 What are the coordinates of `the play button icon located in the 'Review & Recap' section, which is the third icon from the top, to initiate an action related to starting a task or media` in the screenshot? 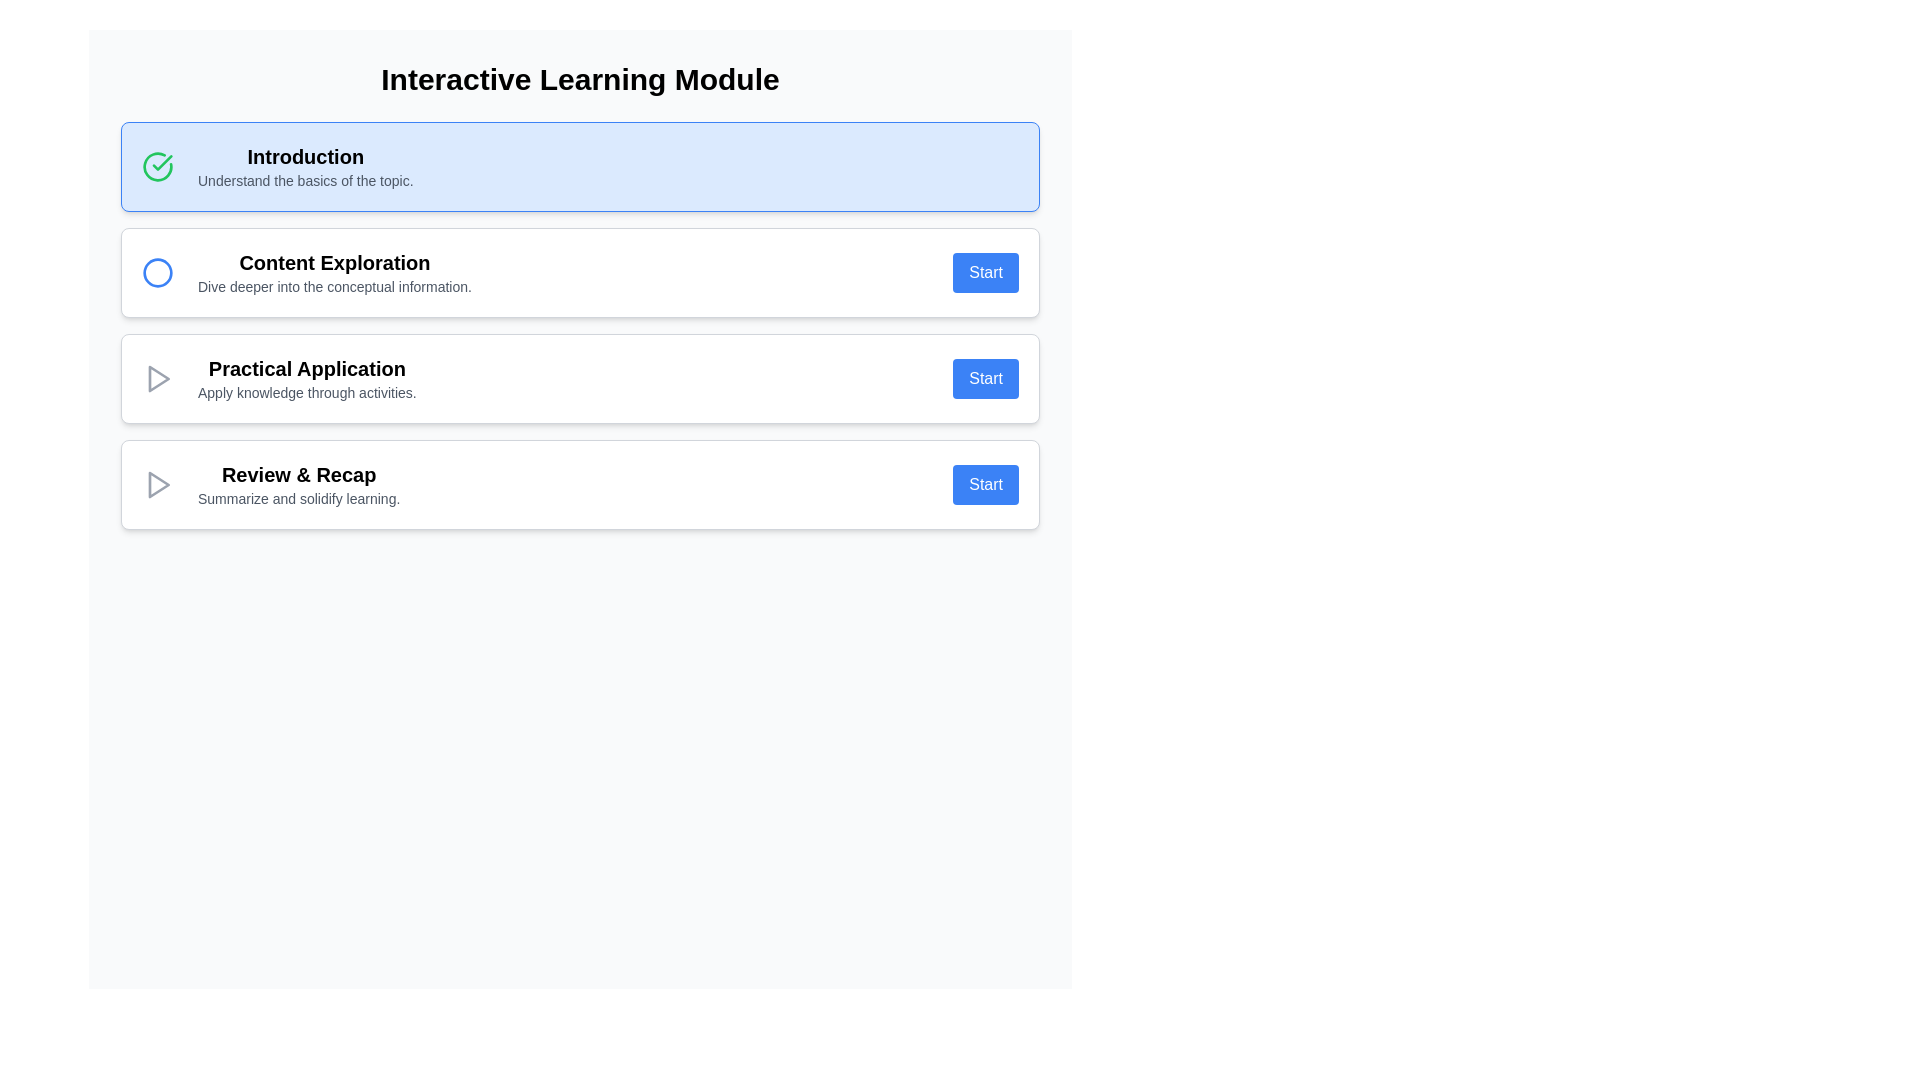 It's located at (158, 485).